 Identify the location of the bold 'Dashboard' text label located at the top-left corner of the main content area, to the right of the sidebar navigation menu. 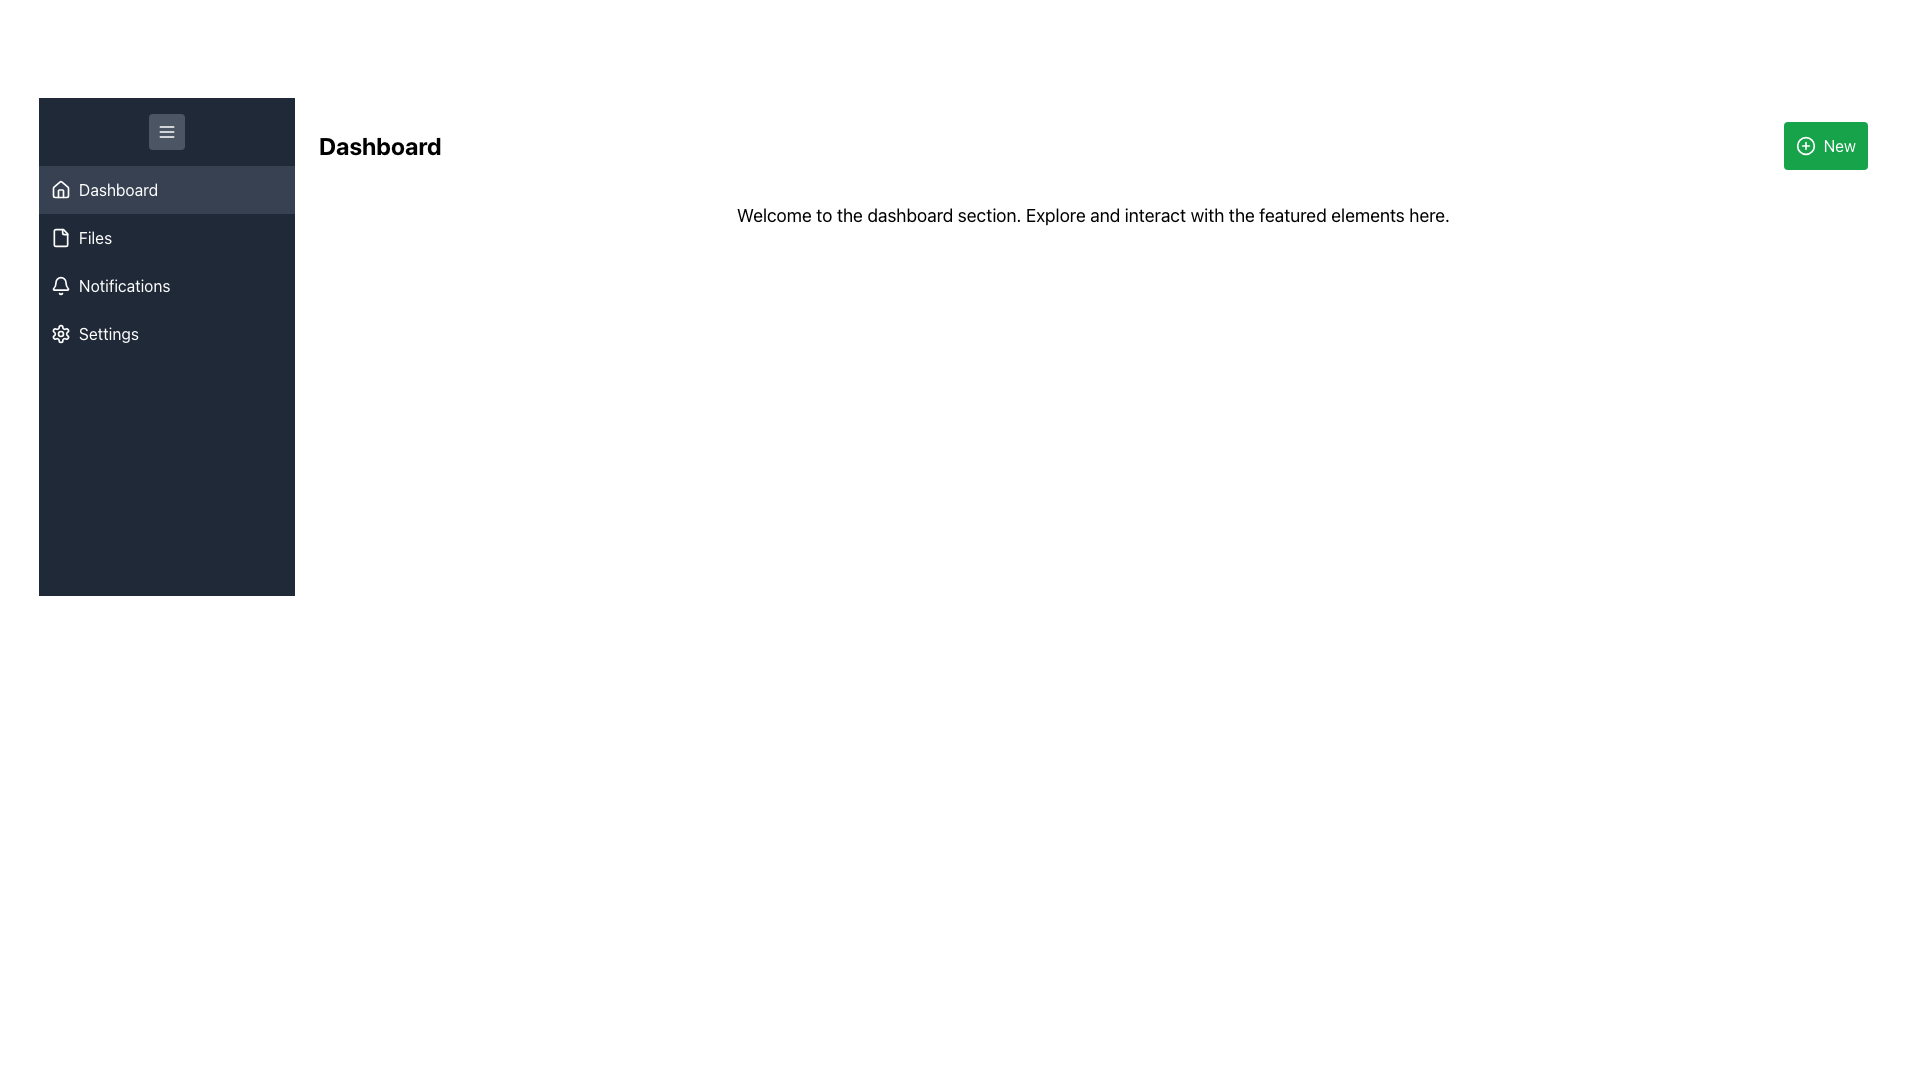
(380, 145).